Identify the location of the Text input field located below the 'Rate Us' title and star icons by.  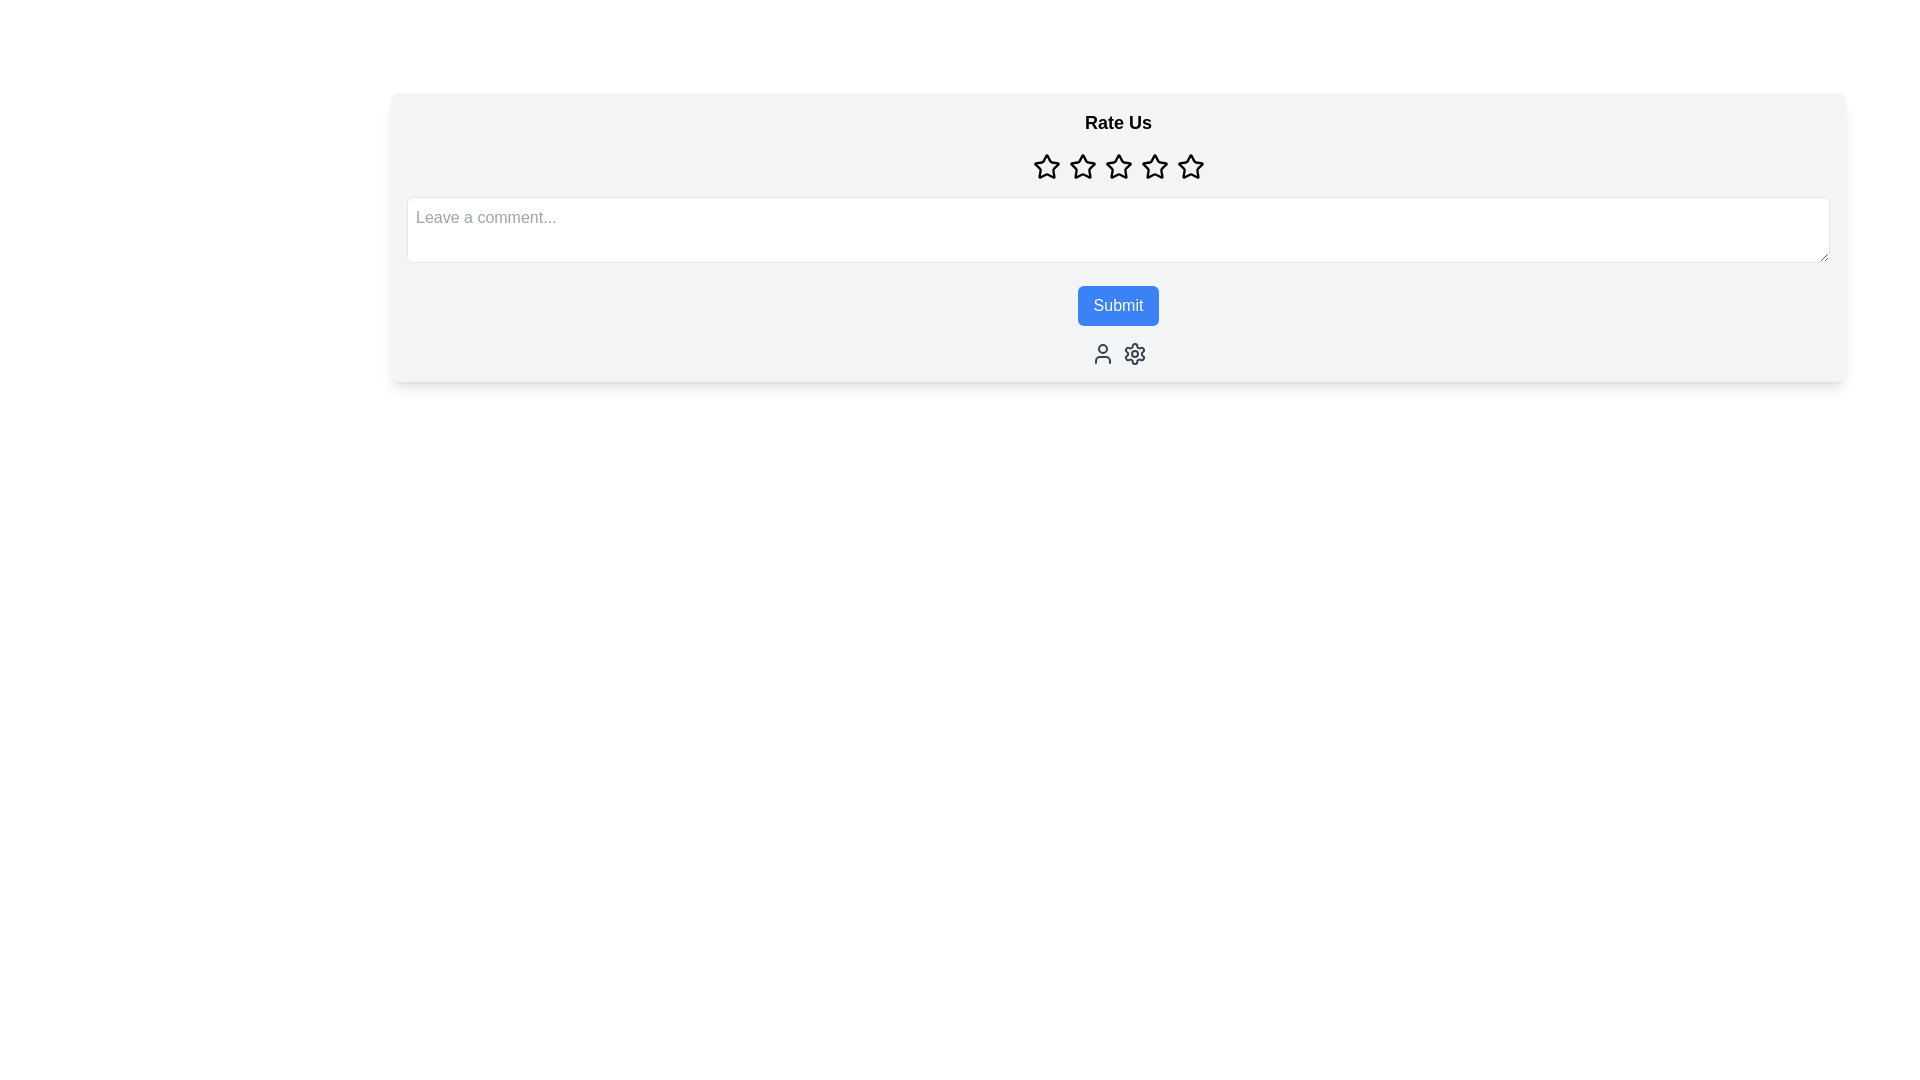
(1117, 229).